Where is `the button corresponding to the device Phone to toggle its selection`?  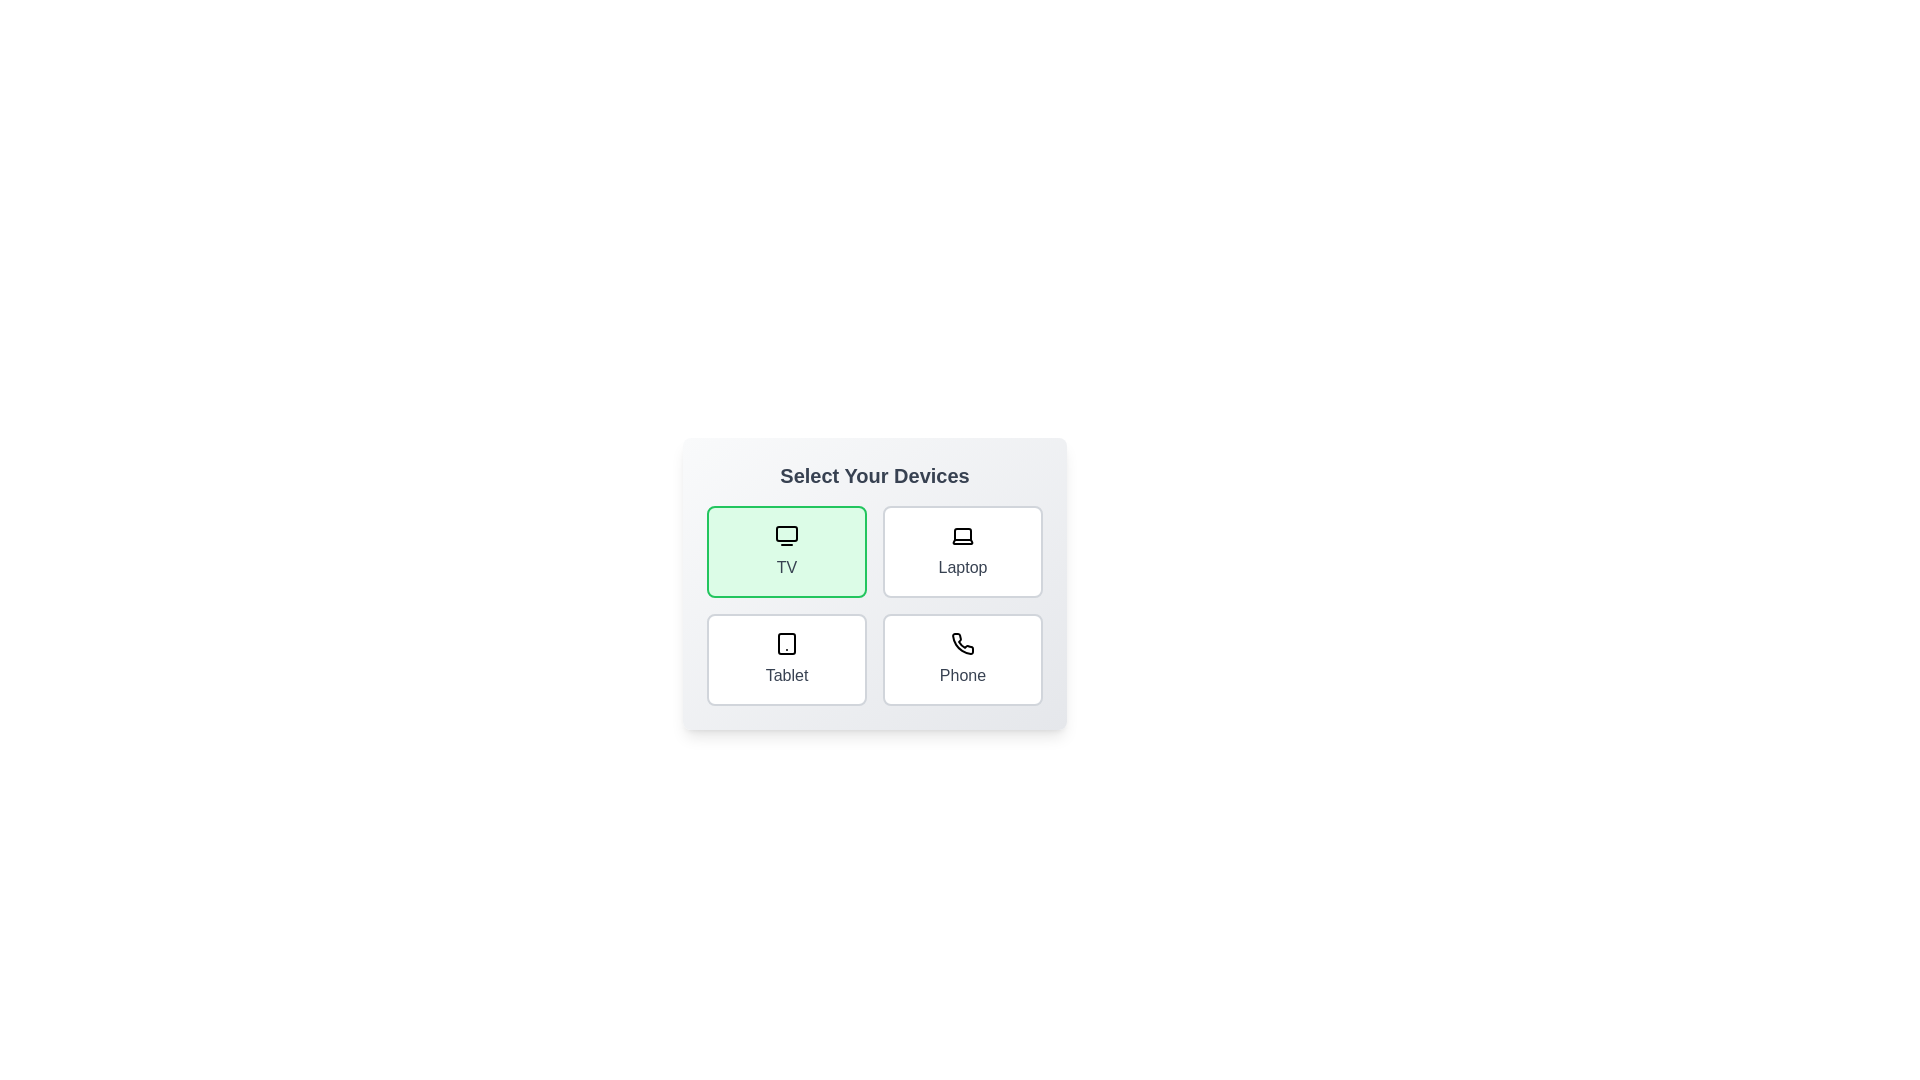 the button corresponding to the device Phone to toggle its selection is located at coordinates (963, 659).